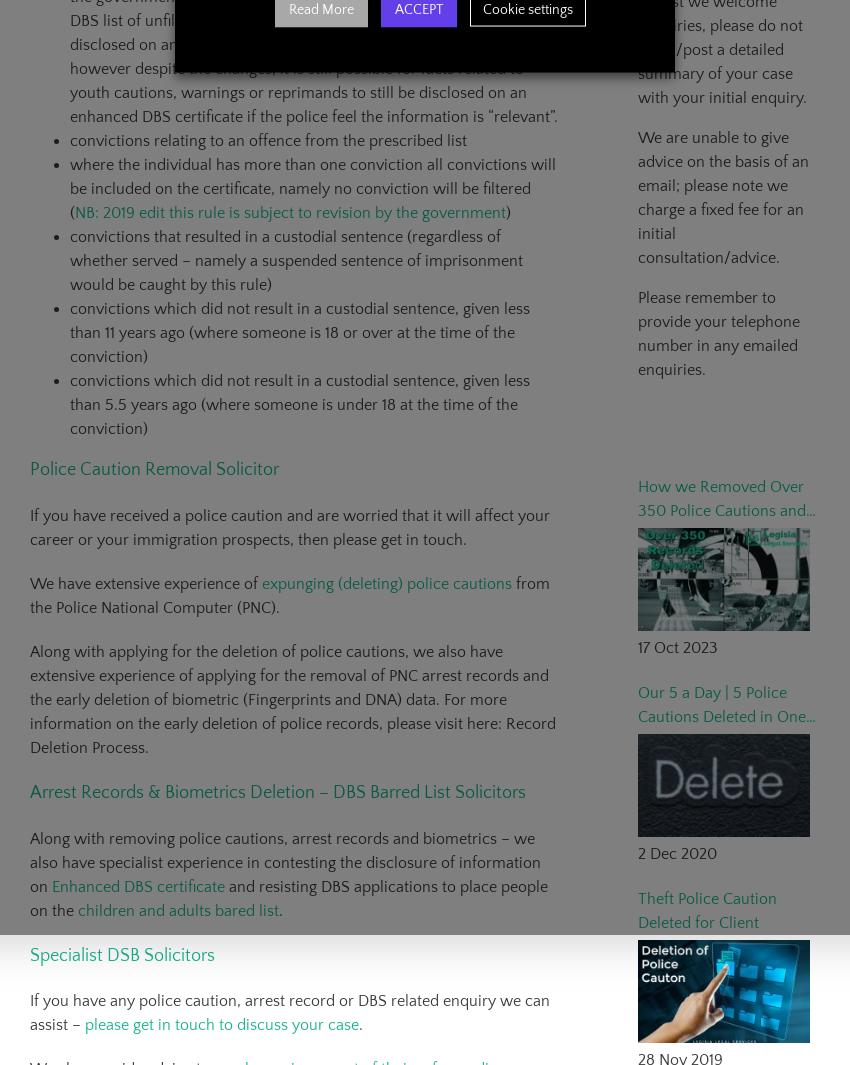 The width and height of the screenshot is (850, 1065). I want to click on 'from the Police National Computer (PNC).', so click(289, 595).